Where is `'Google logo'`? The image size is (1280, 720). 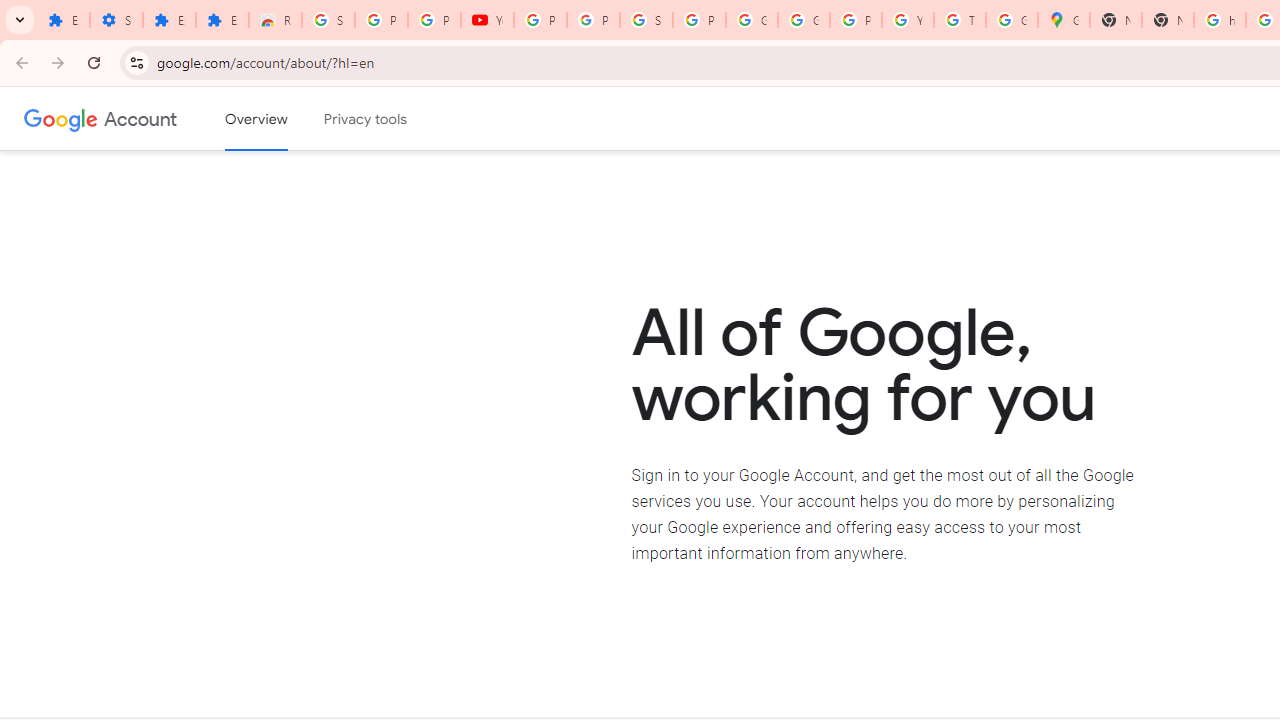
'Google logo' is located at coordinates (61, 118).